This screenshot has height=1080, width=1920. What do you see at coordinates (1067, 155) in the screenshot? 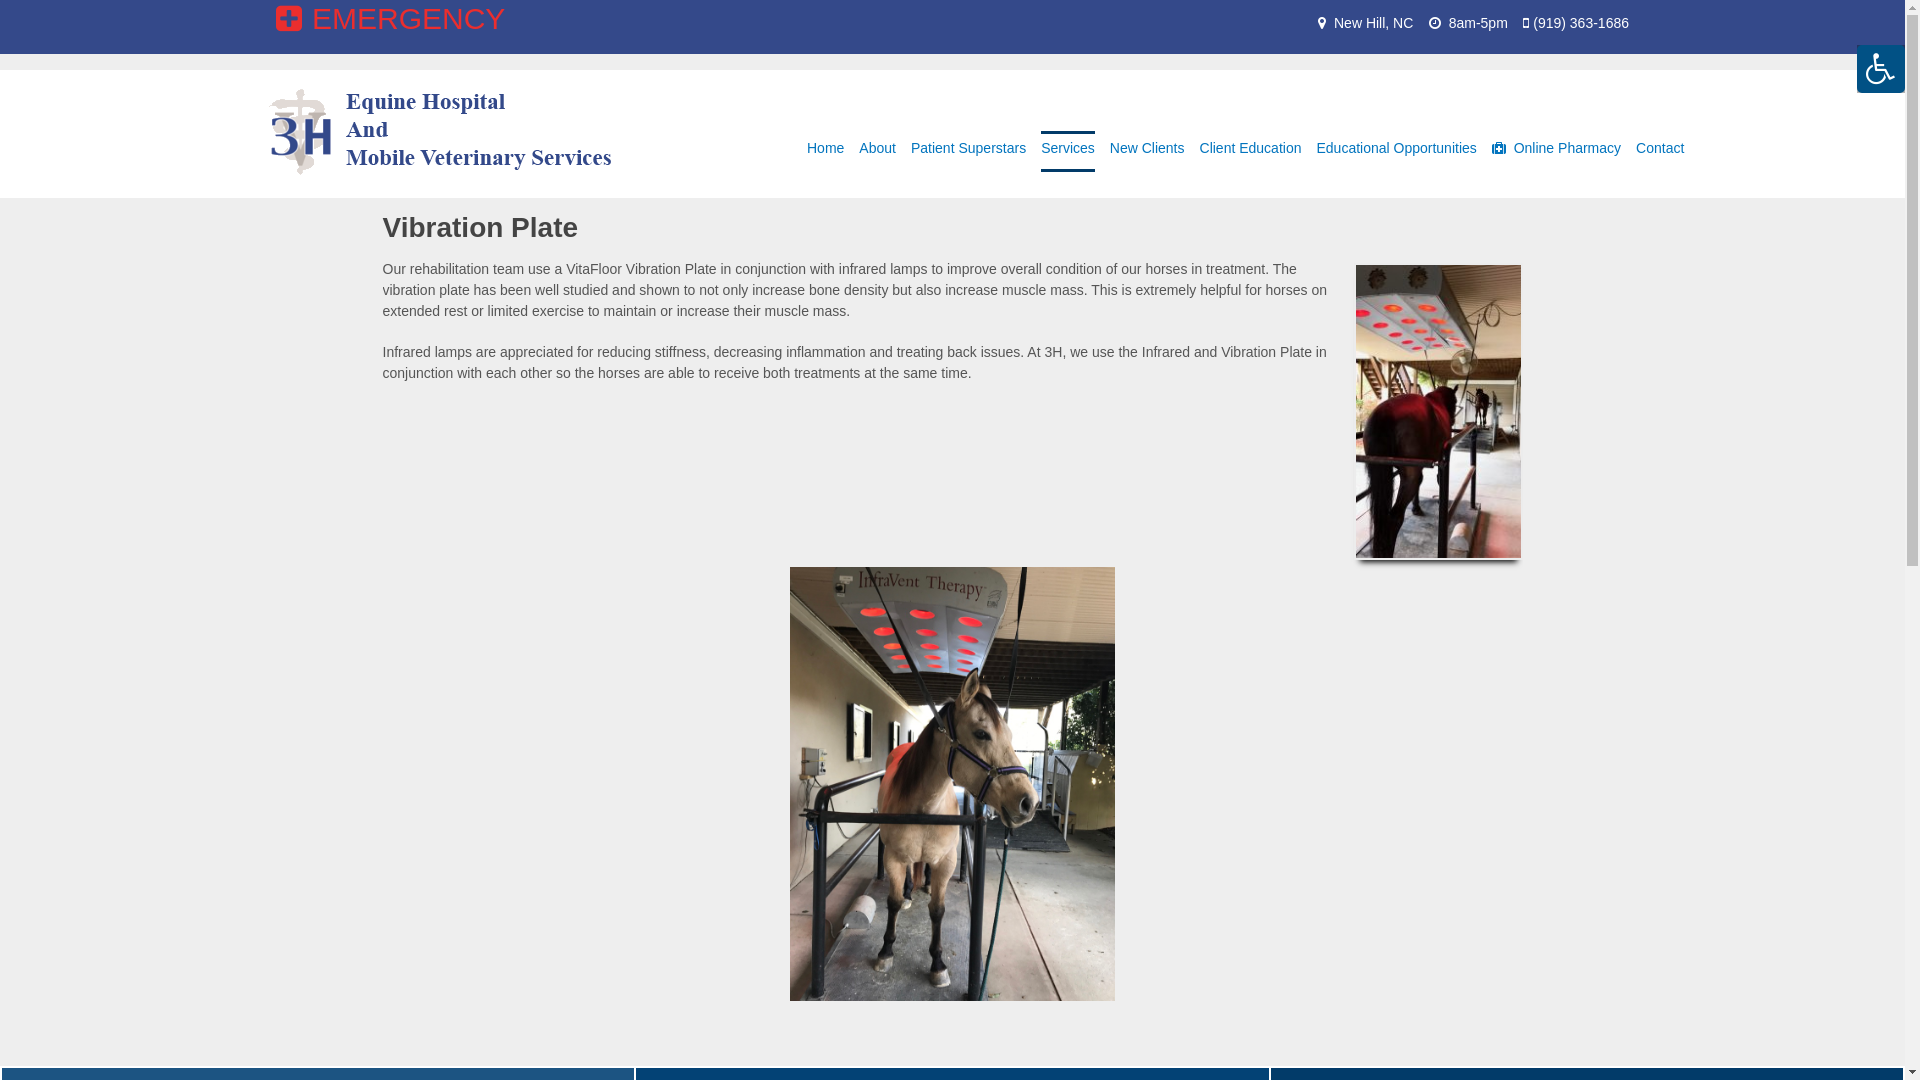
I see `'Services'` at bounding box center [1067, 155].